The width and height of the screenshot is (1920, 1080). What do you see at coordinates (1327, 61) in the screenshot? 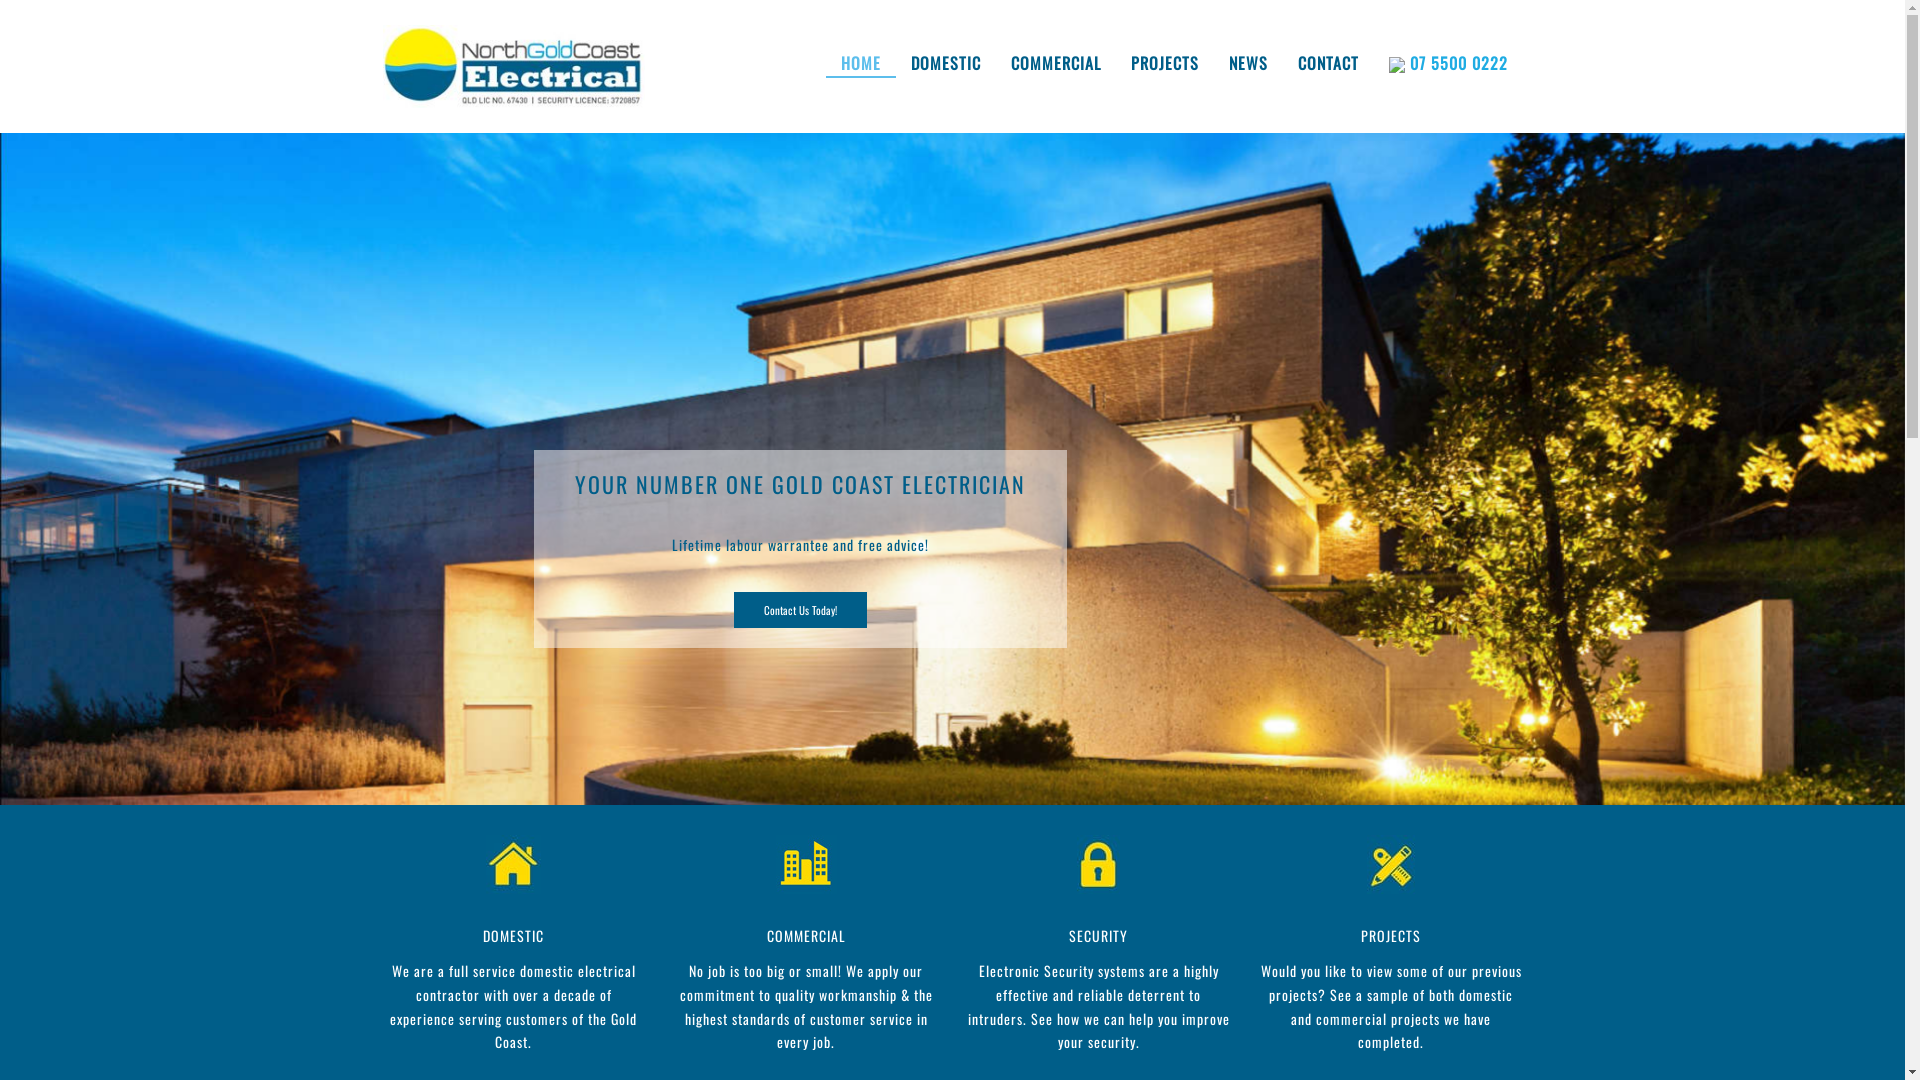
I see `'CONTACT'` at bounding box center [1327, 61].